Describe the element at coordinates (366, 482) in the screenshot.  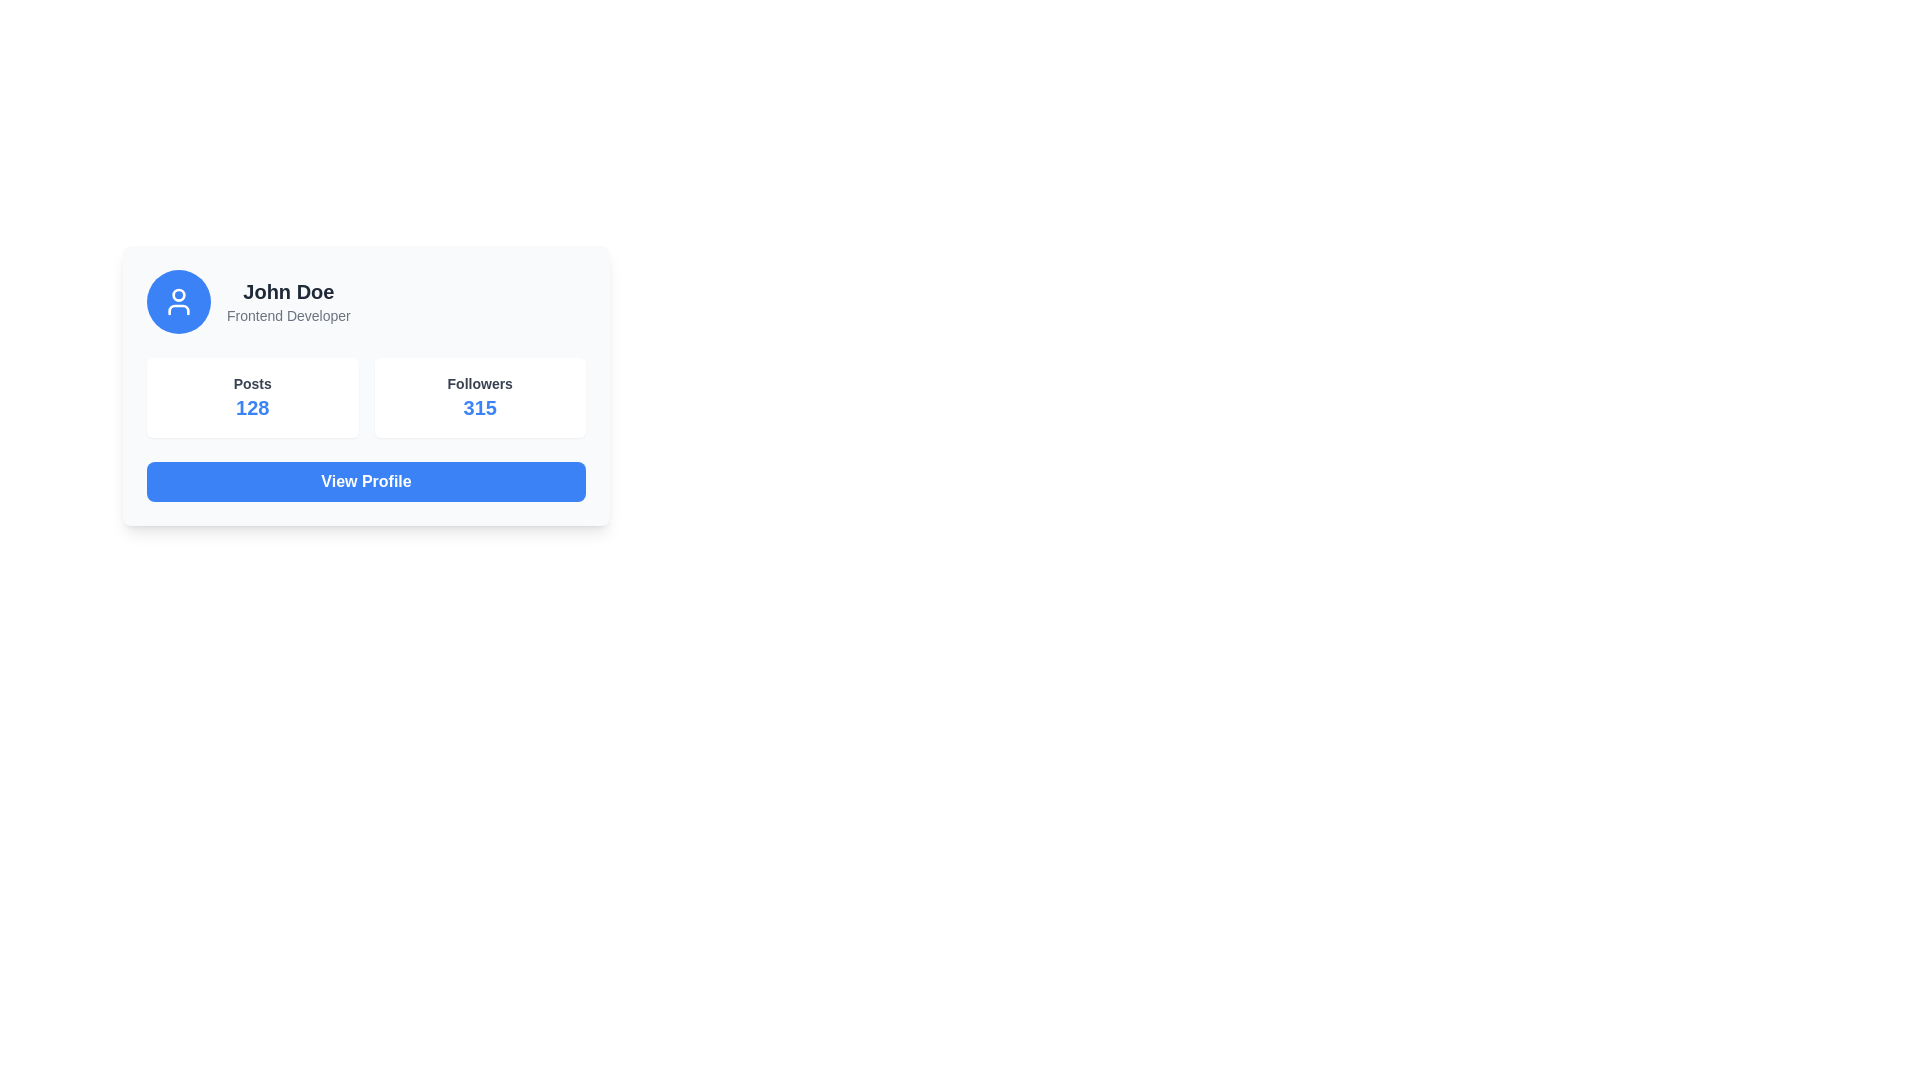
I see `the 'View Profile' button located at the bottom of the card layout, which has a vibrant blue background and white bold text` at that location.